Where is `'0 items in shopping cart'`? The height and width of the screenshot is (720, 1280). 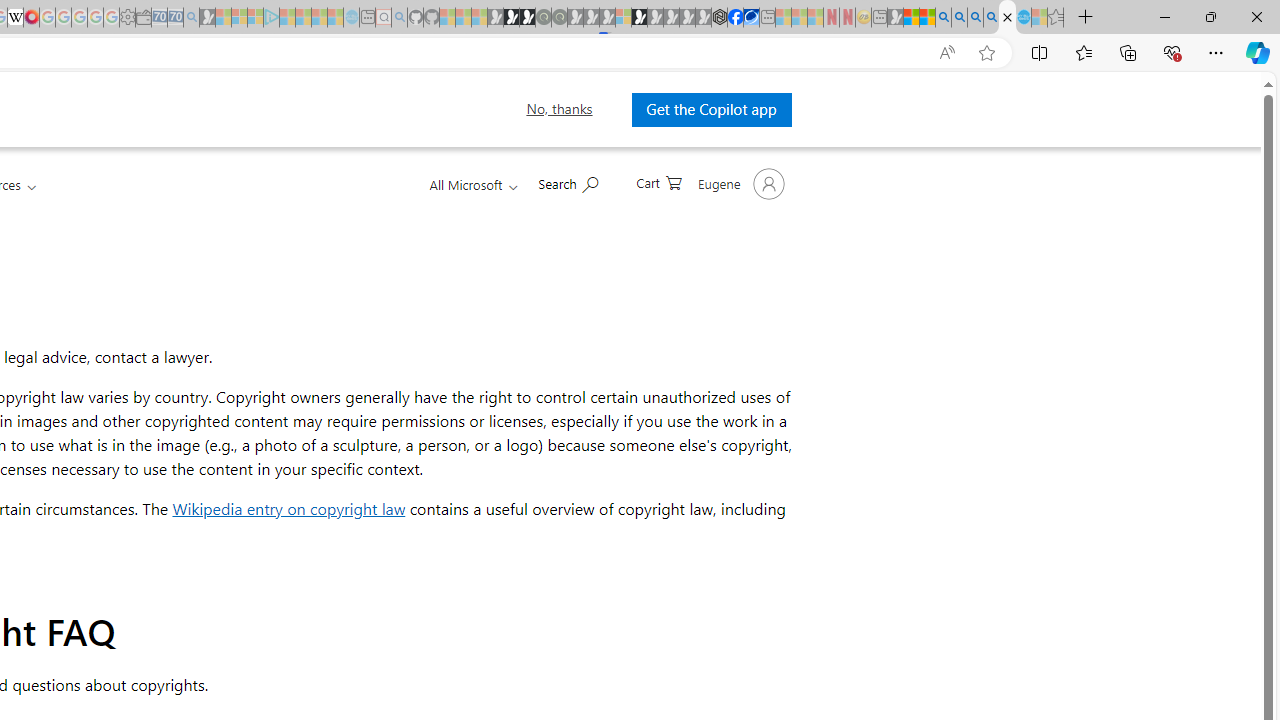 '0 items in shopping cart' is located at coordinates (659, 181).